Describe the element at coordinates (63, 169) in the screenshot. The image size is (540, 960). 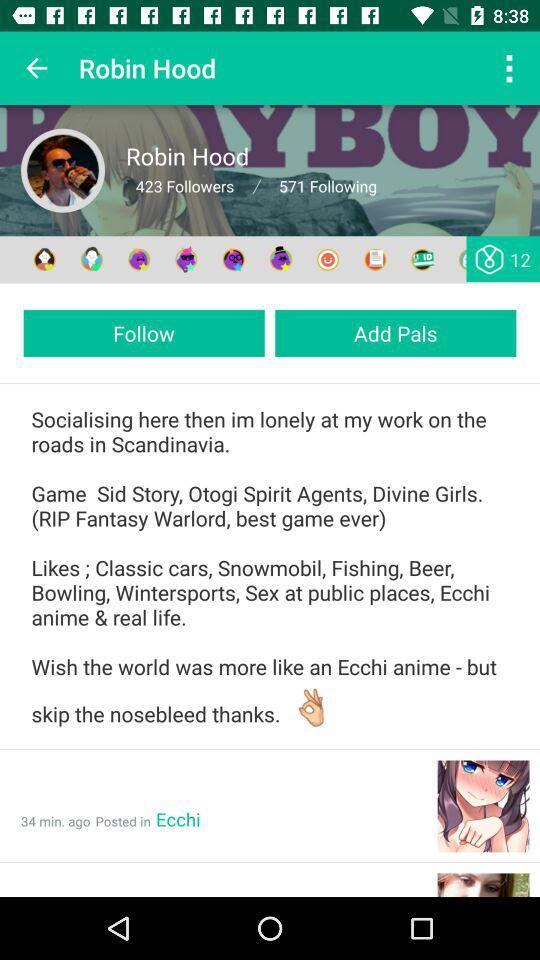
I see `icon` at that location.